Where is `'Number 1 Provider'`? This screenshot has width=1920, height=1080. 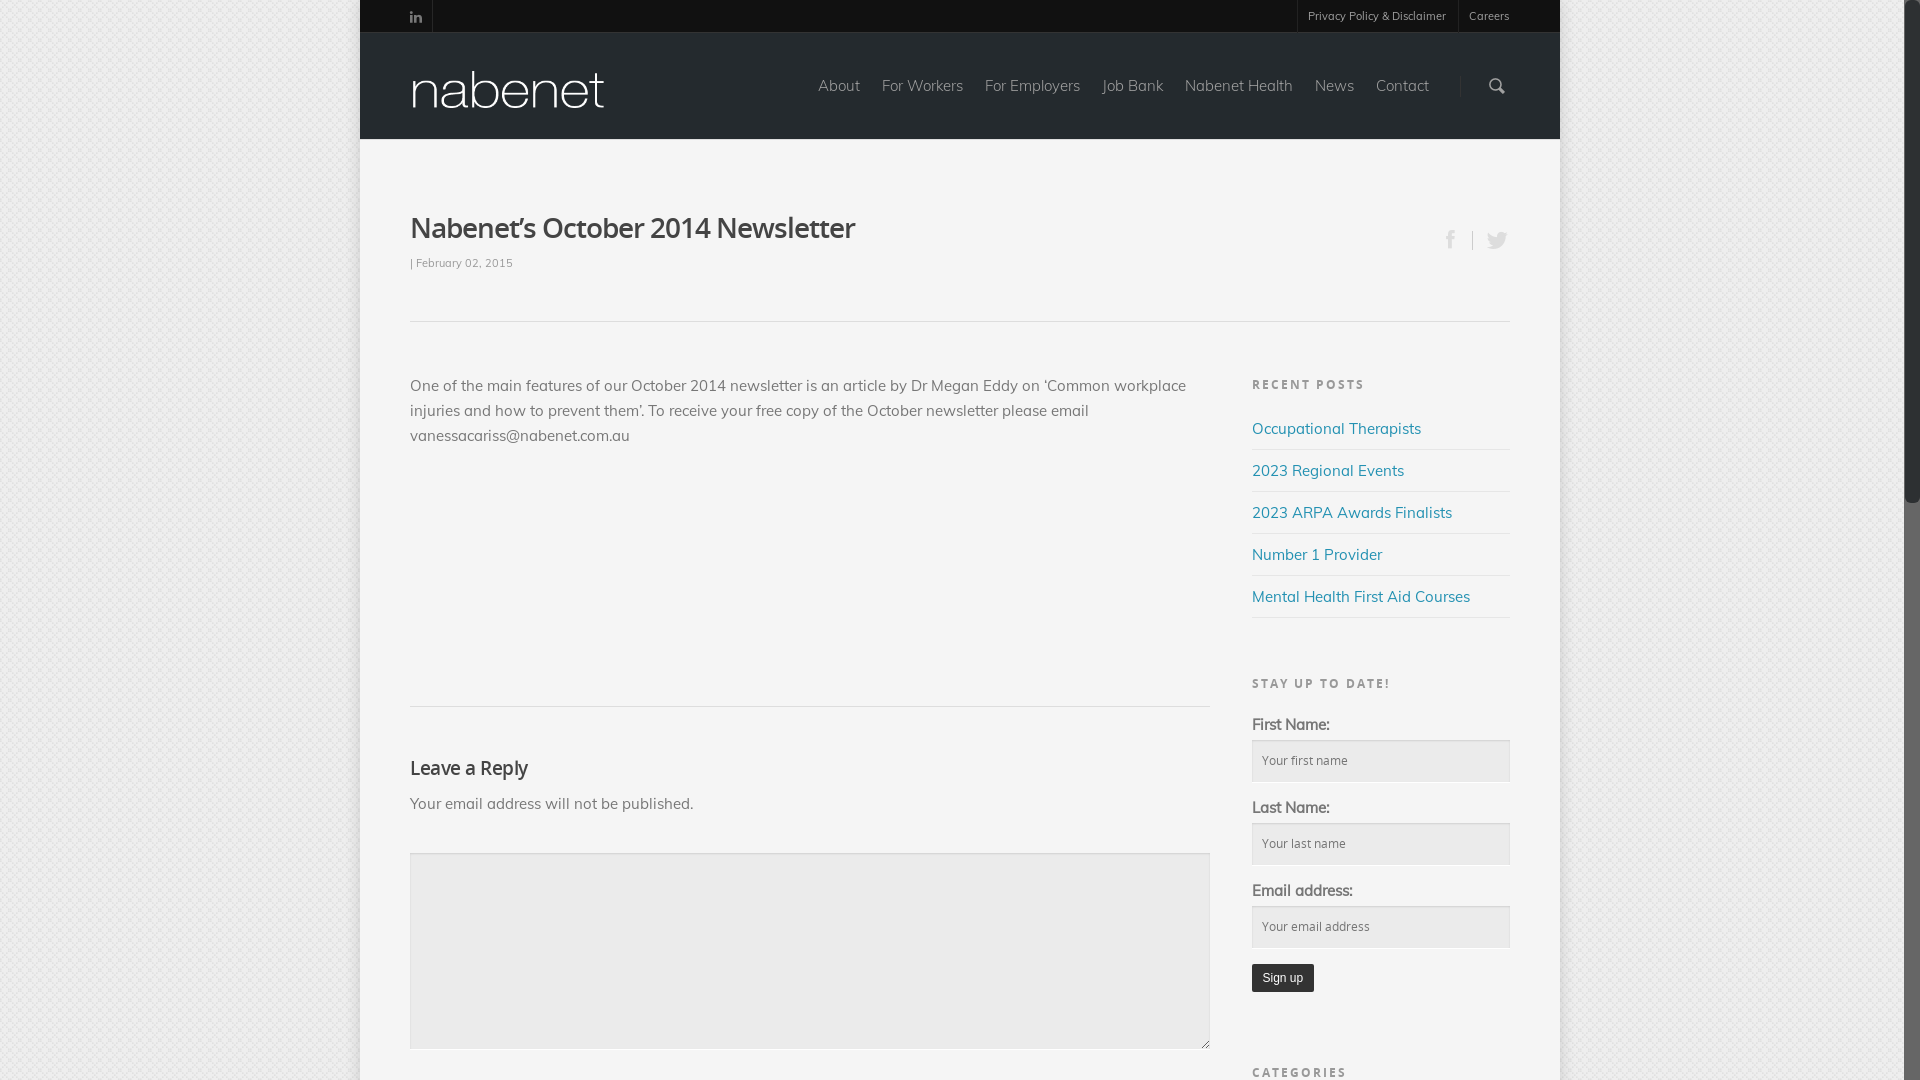
'Number 1 Provider' is located at coordinates (1316, 553).